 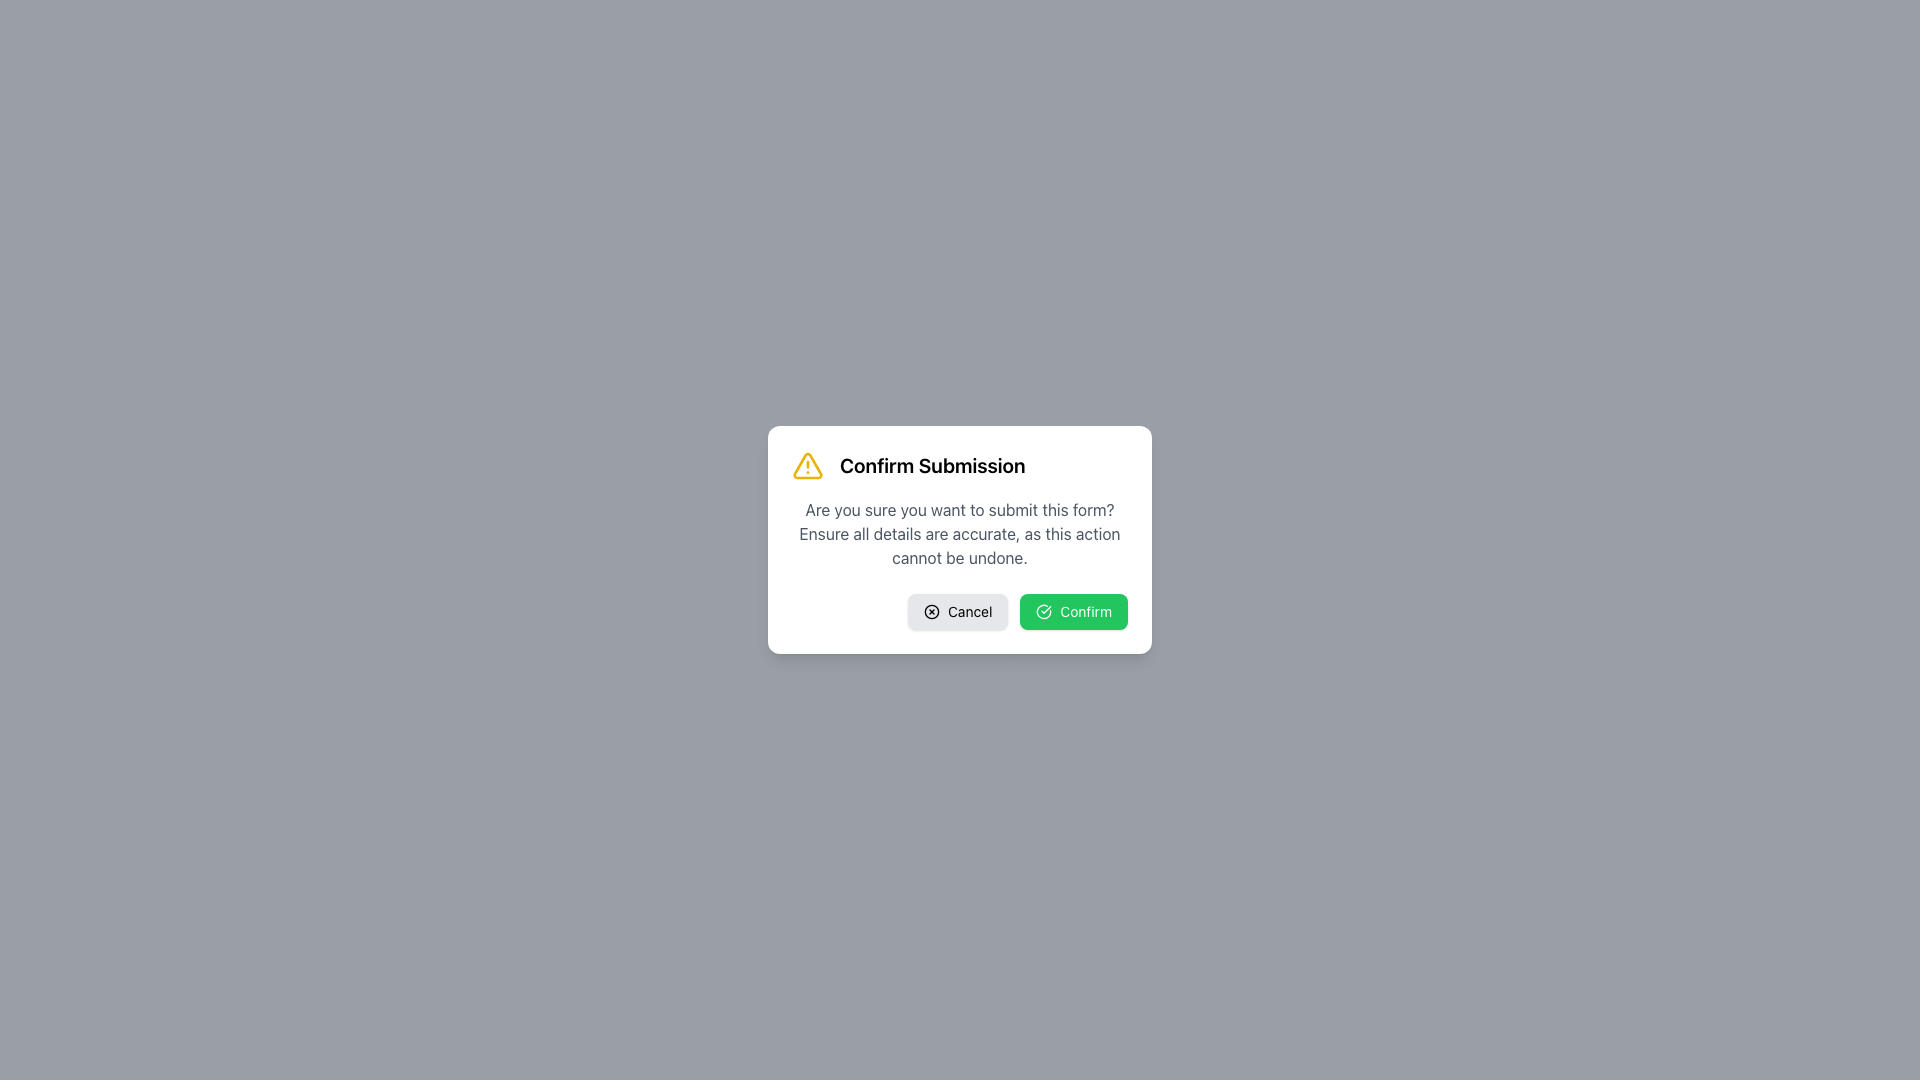 I want to click on the 'Cancel' button icon, which visually indicates the cancelation action and is positioned to the left of the button text within the modal, so click(x=930, y=611).